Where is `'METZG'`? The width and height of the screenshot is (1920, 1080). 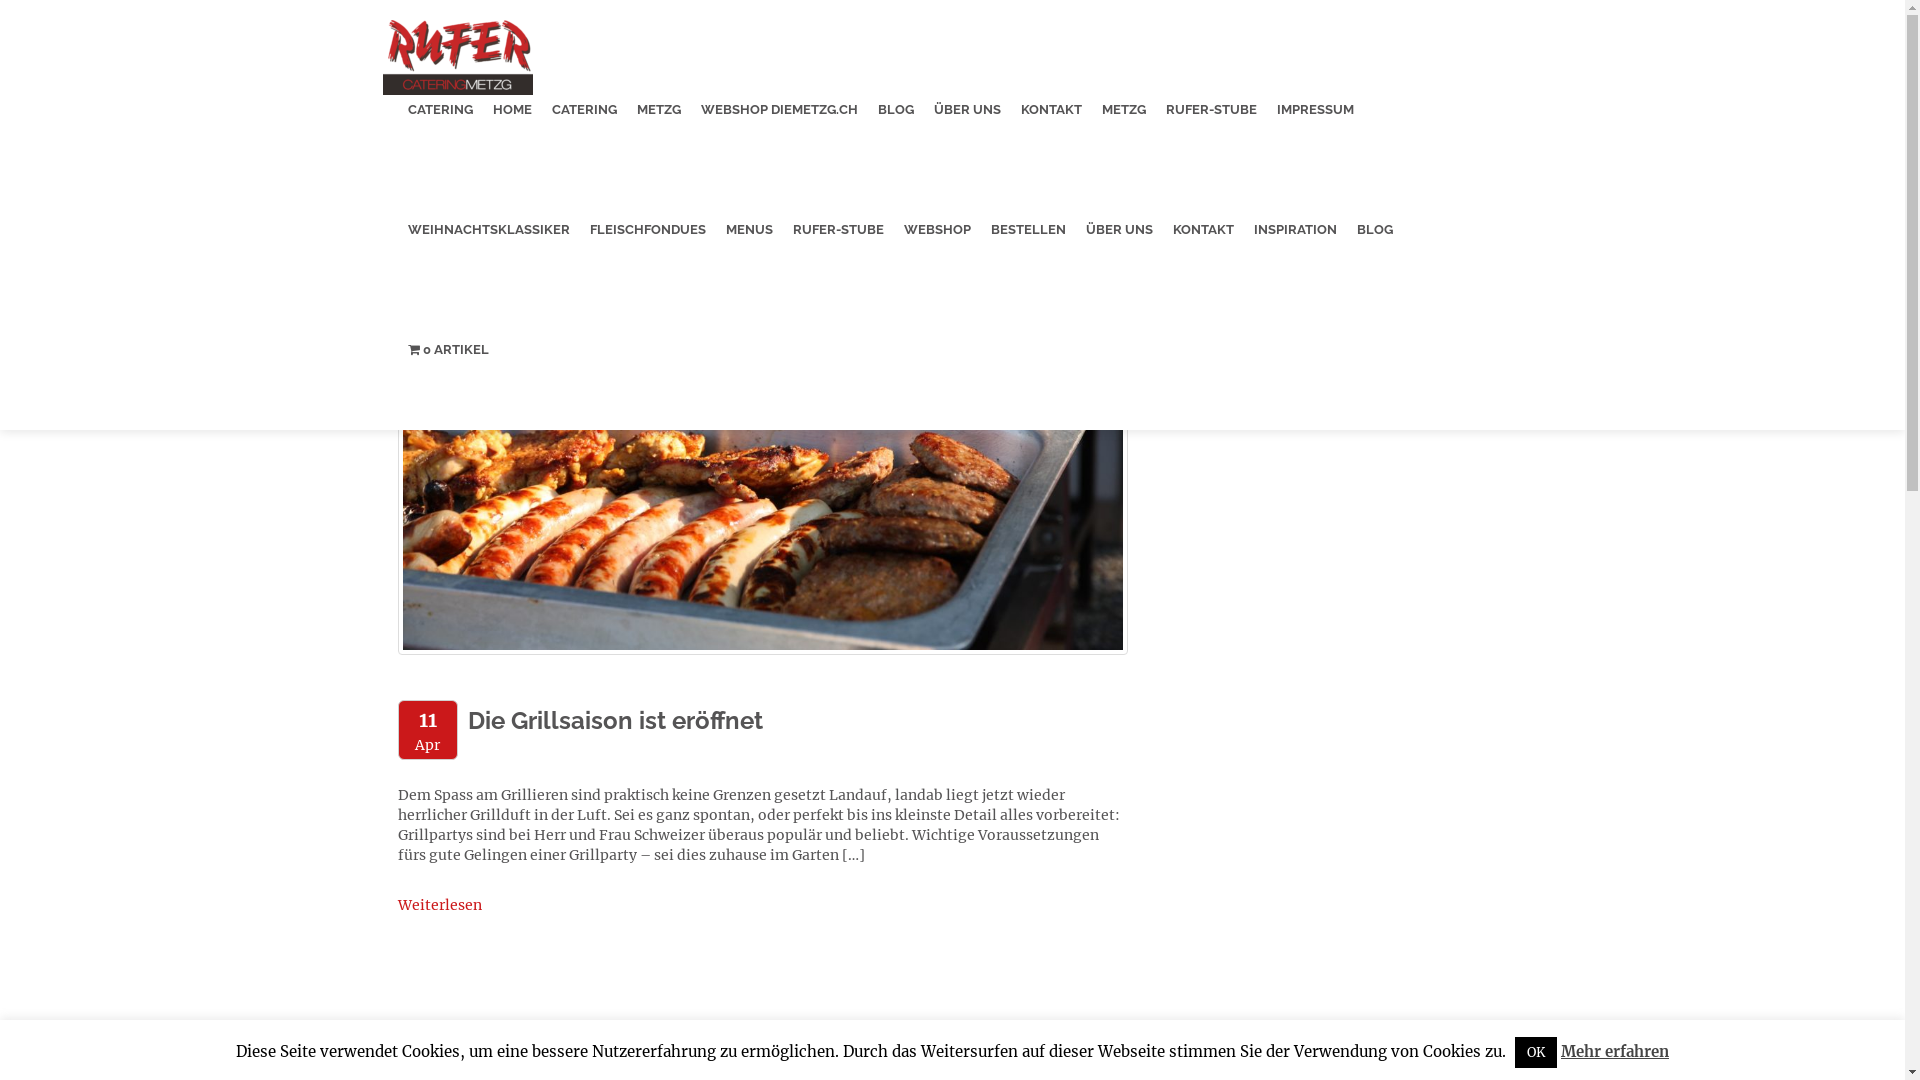
'METZG' is located at coordinates (657, 110).